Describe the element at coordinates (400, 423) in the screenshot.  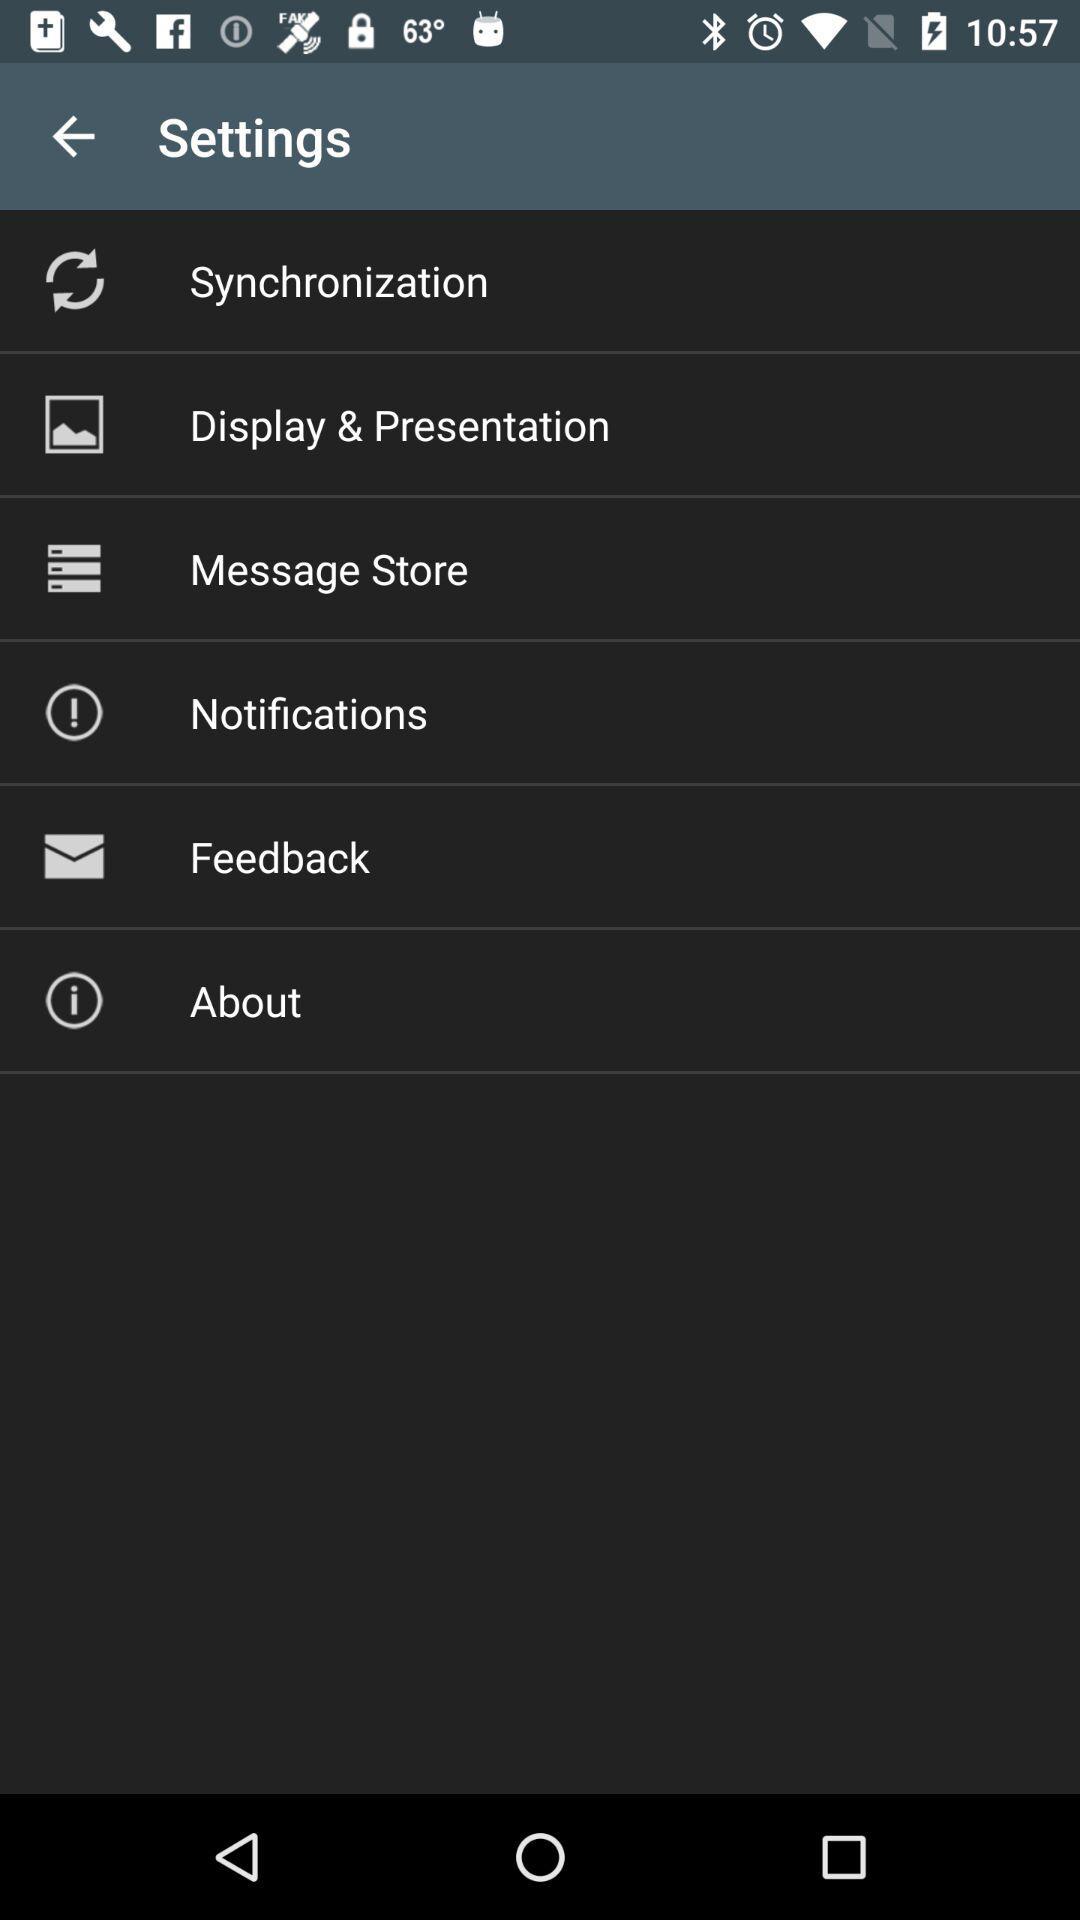
I see `display & presentation icon` at that location.